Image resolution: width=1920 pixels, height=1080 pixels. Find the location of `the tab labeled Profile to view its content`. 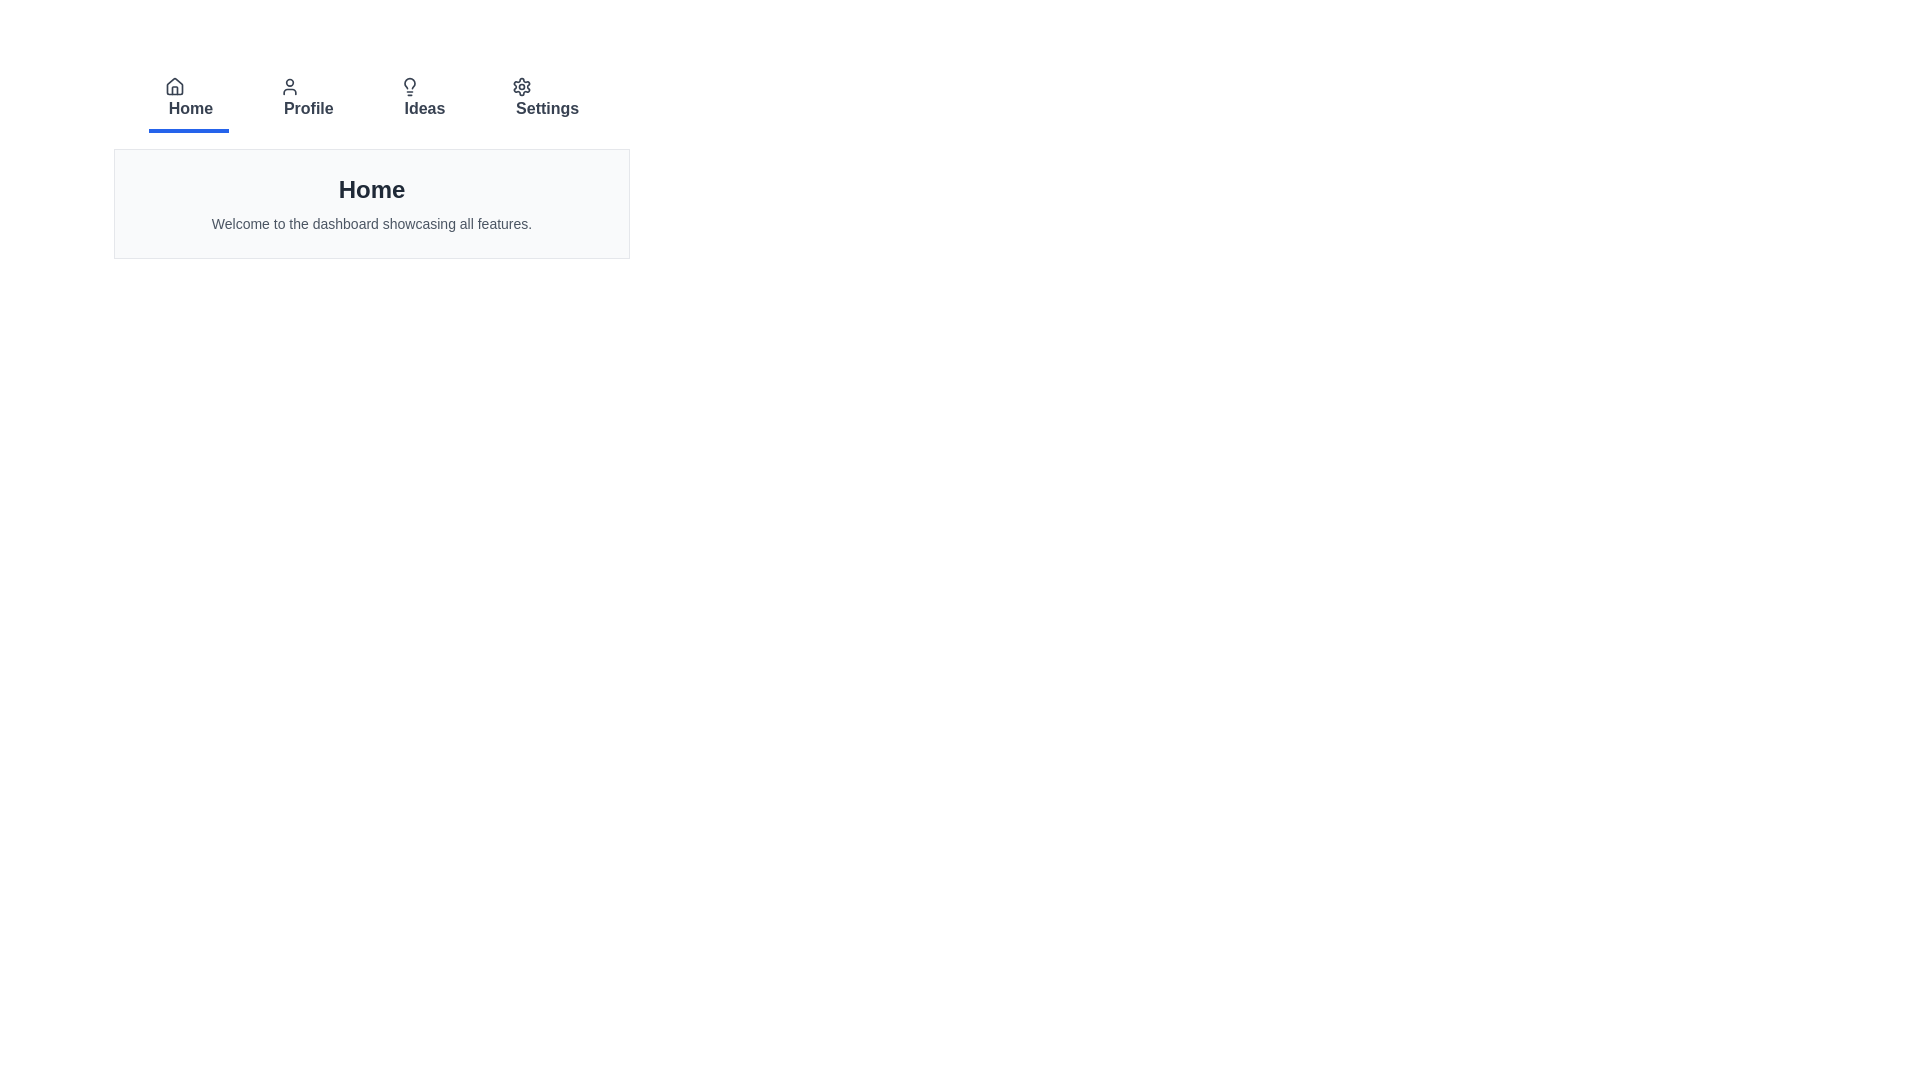

the tab labeled Profile to view its content is located at coordinates (305, 100).